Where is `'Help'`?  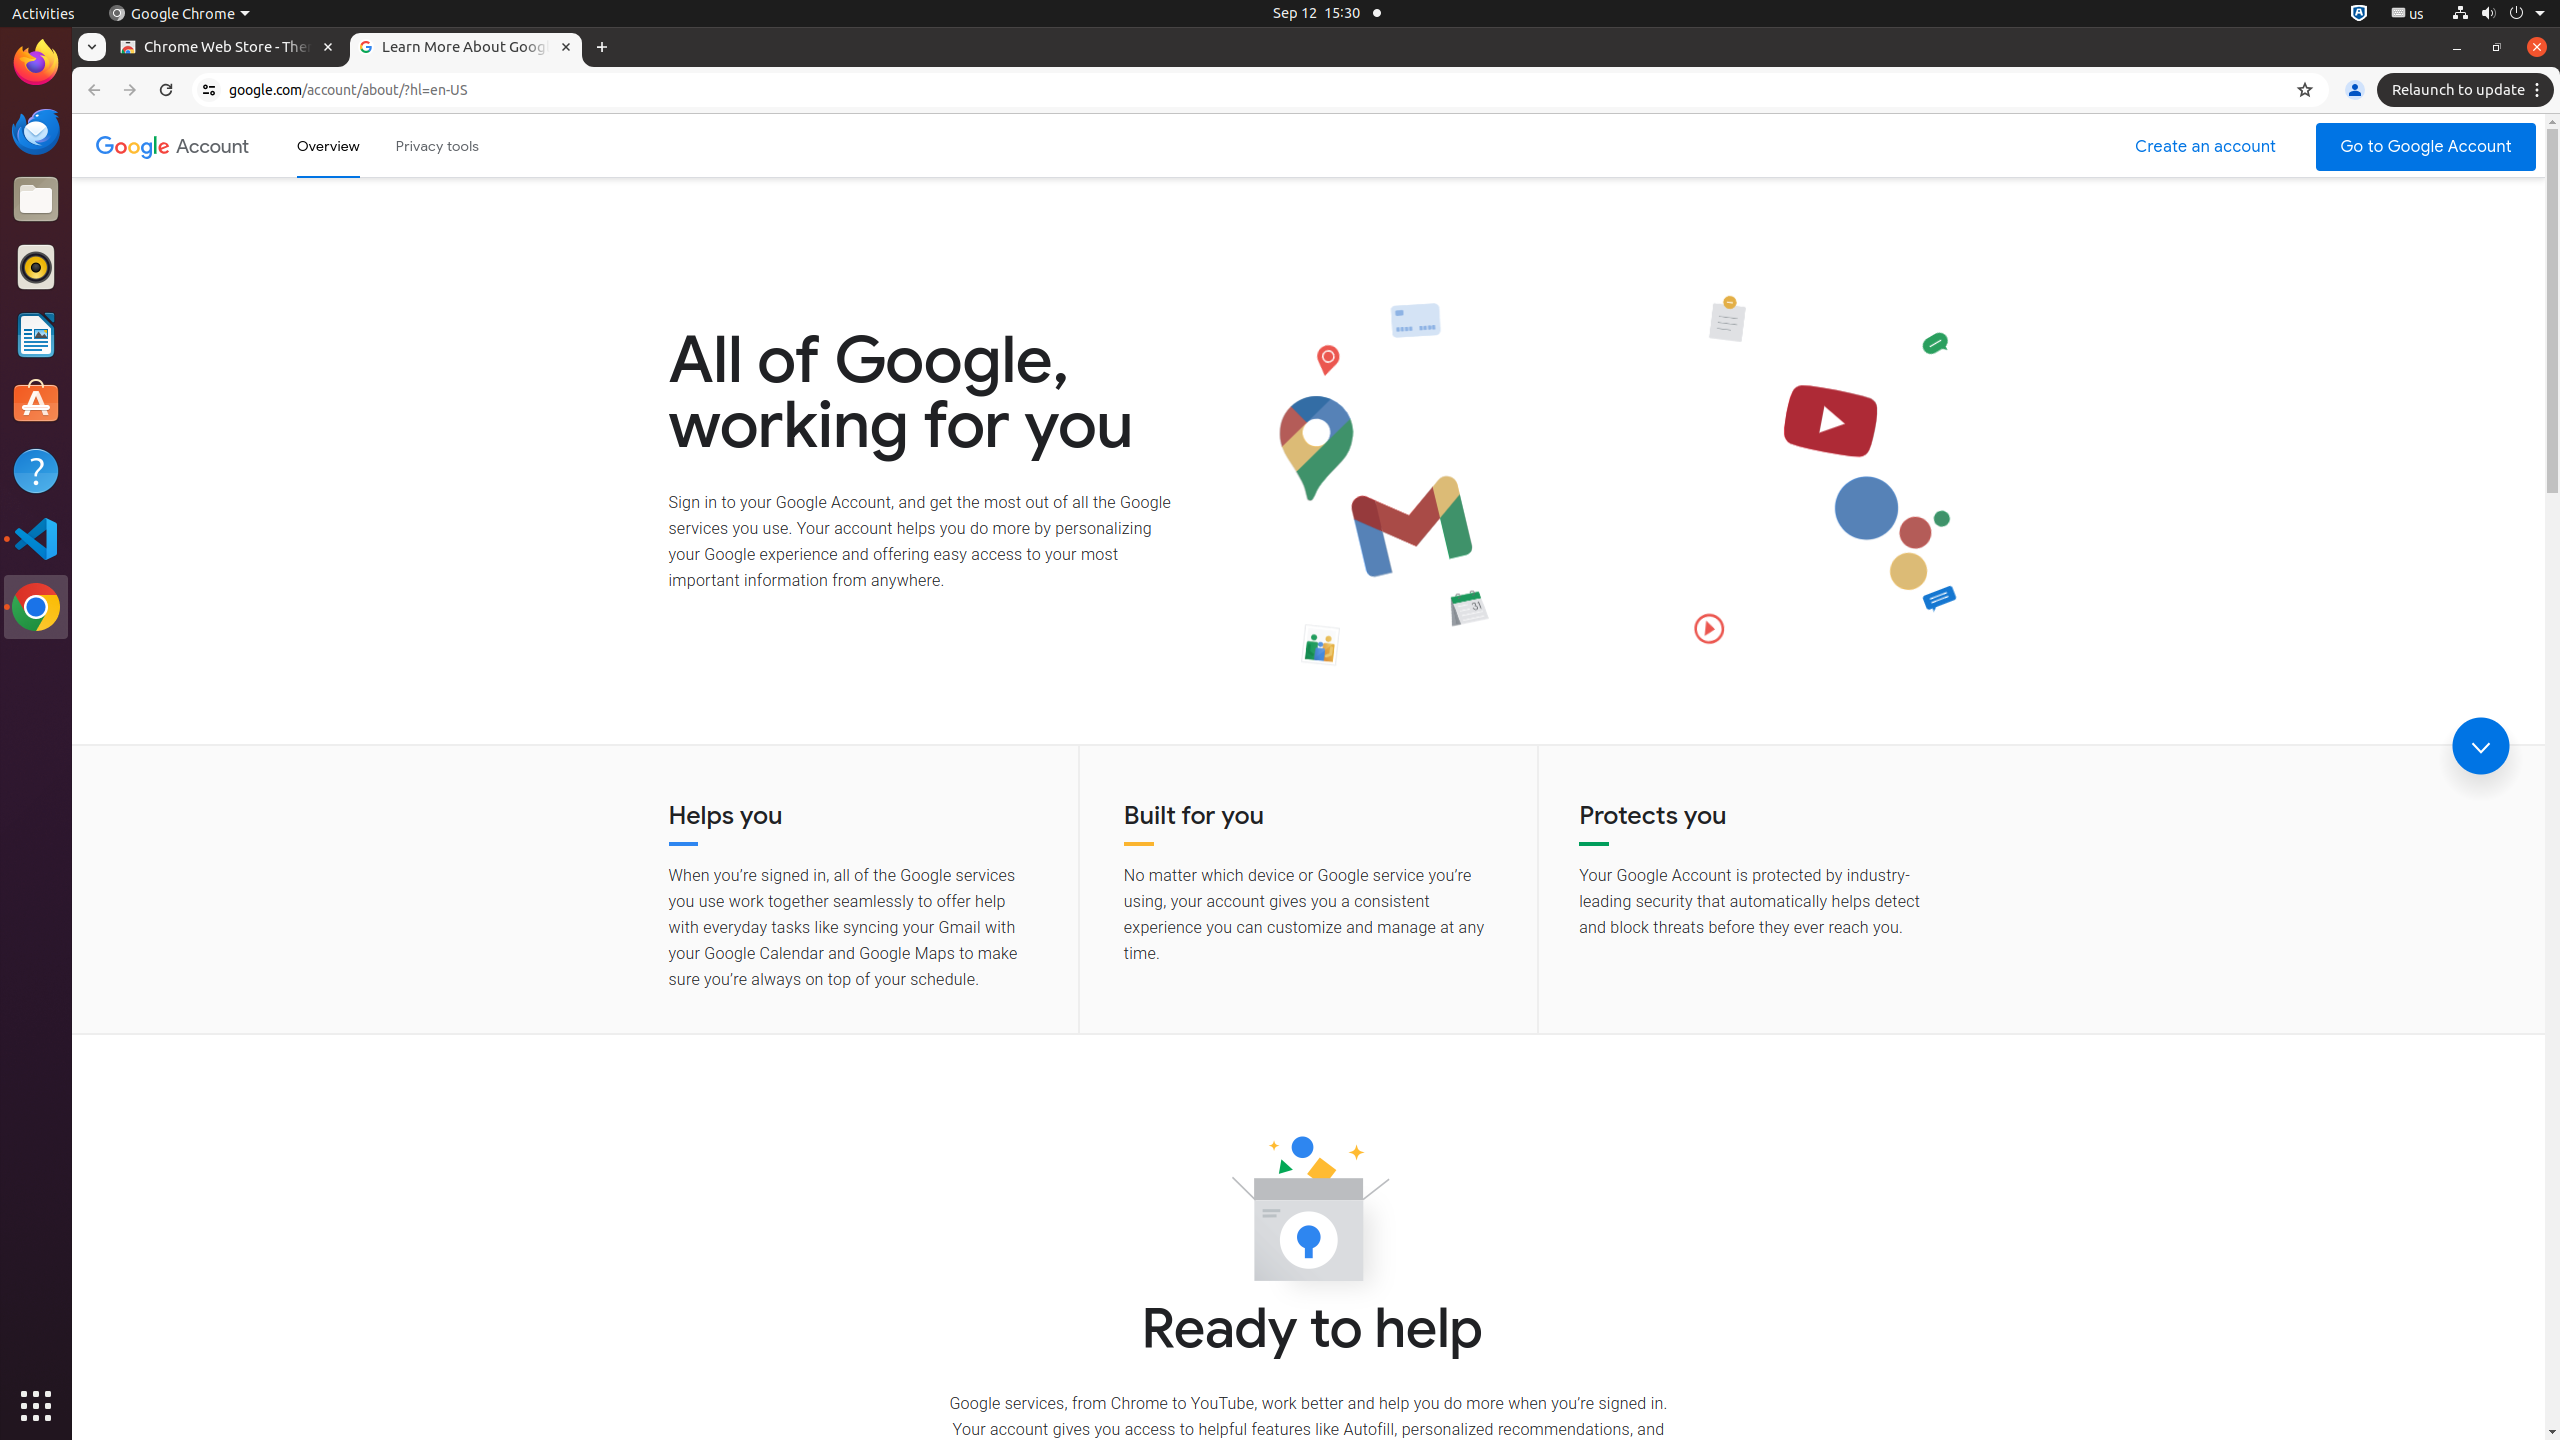 'Help' is located at coordinates (36, 471).